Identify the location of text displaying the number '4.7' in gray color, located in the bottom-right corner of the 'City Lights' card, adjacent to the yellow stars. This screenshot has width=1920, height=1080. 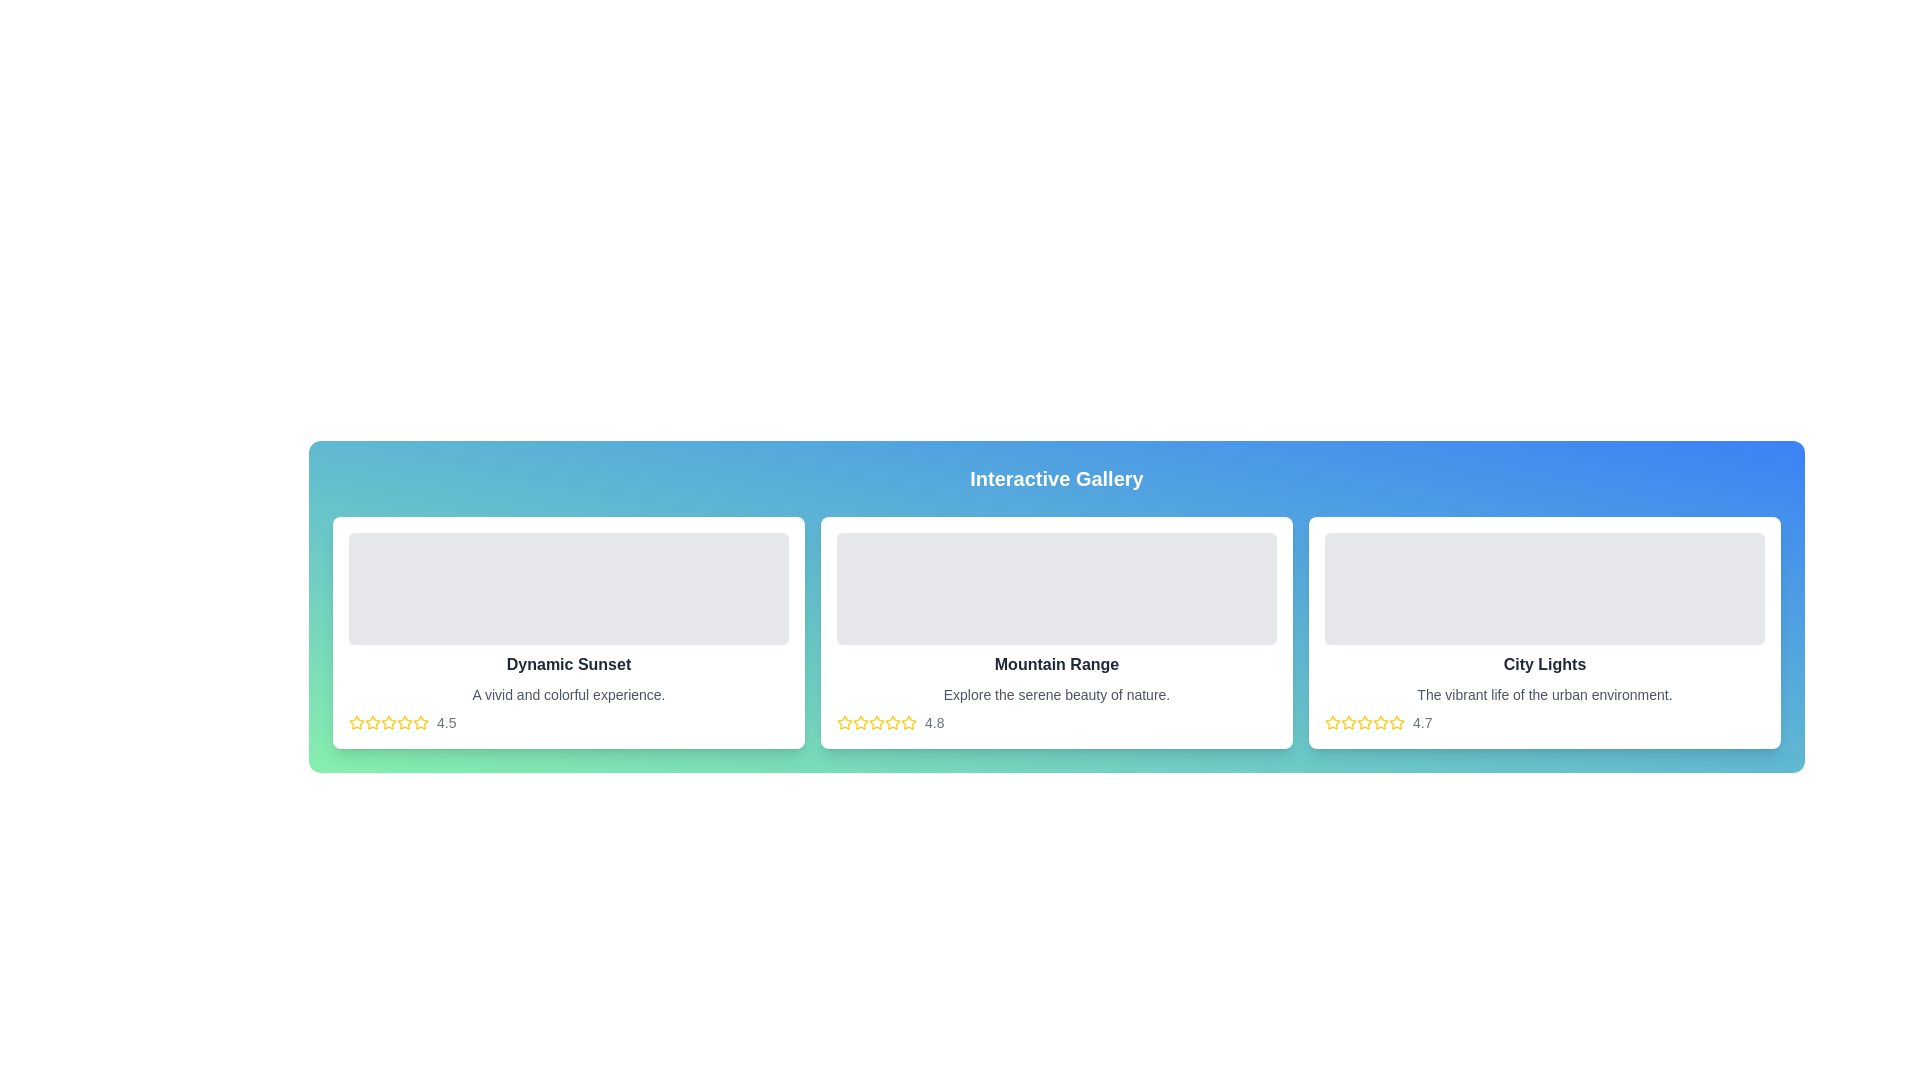
(1421, 722).